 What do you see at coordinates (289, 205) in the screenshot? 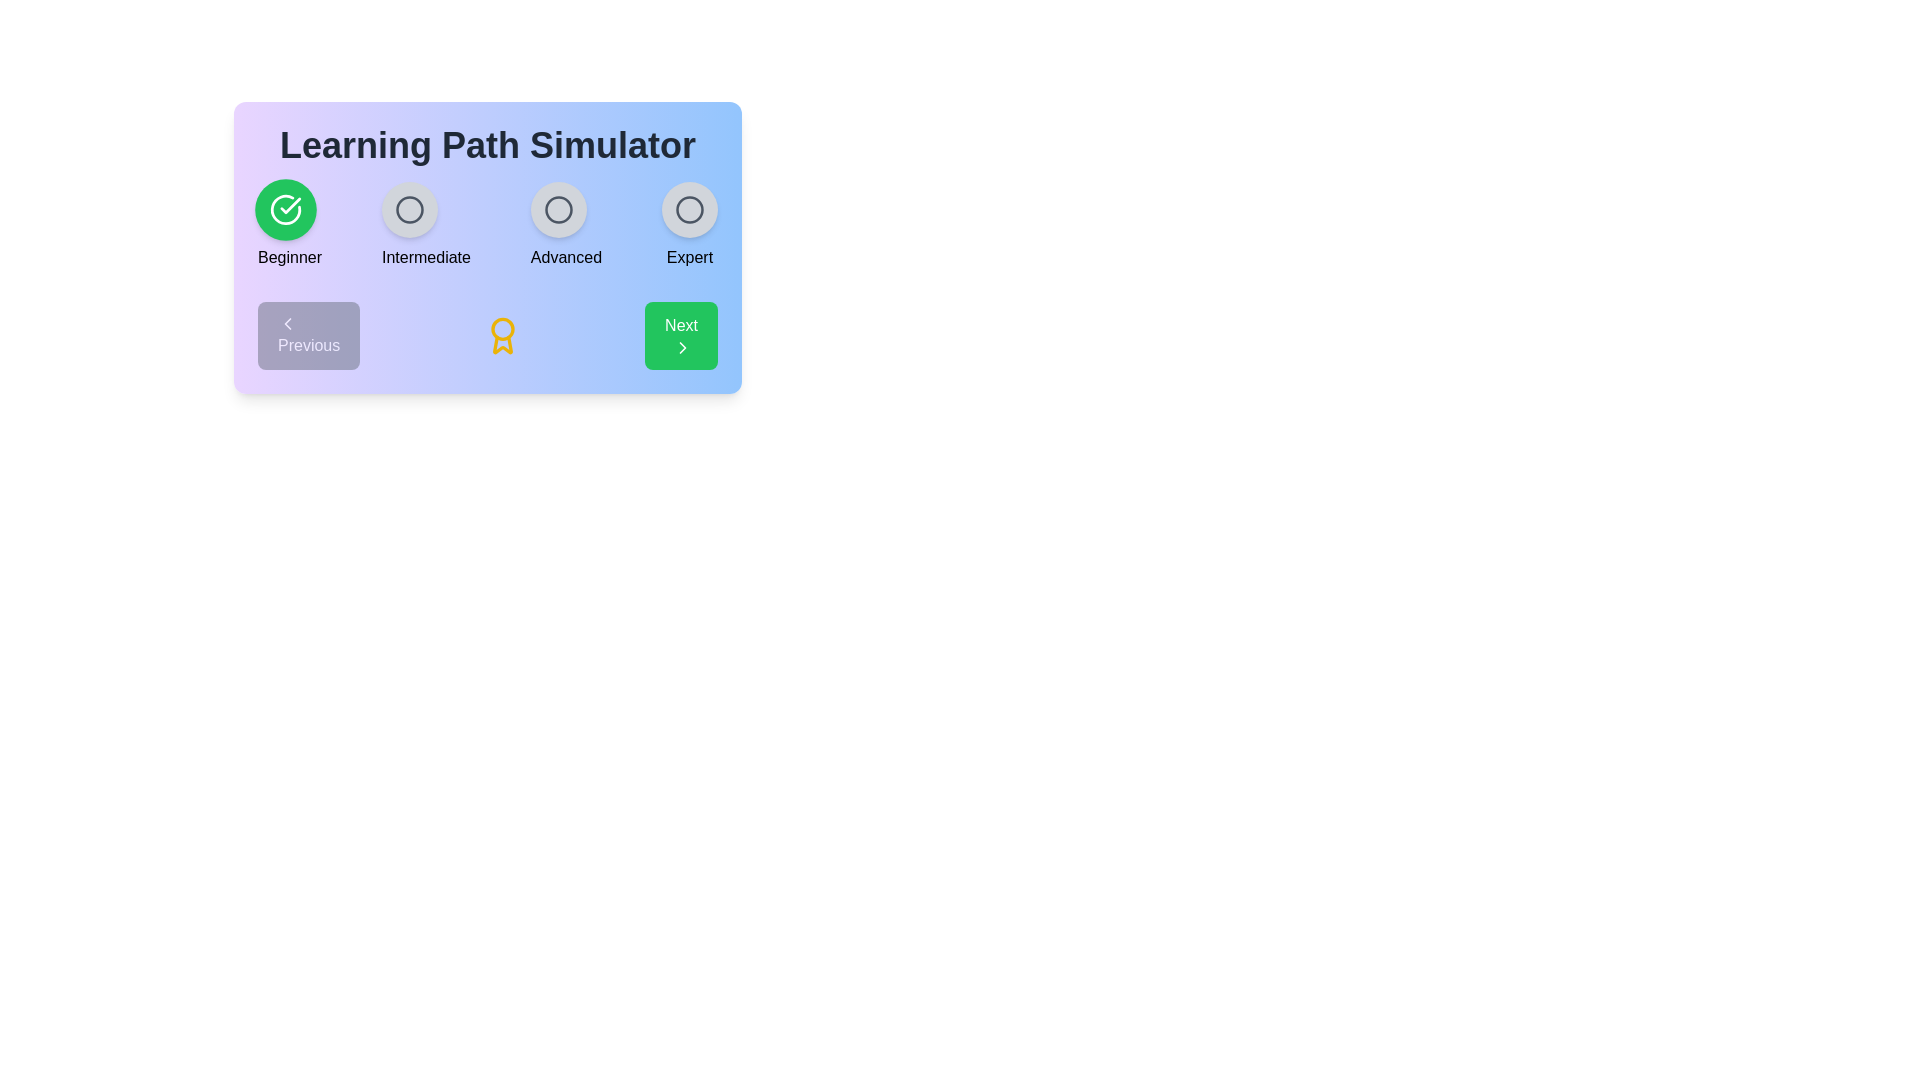
I see `the 'Beginner' level icon, which serves as a visual indicator for selection or completion, located at the leftmost end of the learning level options section` at bounding box center [289, 205].